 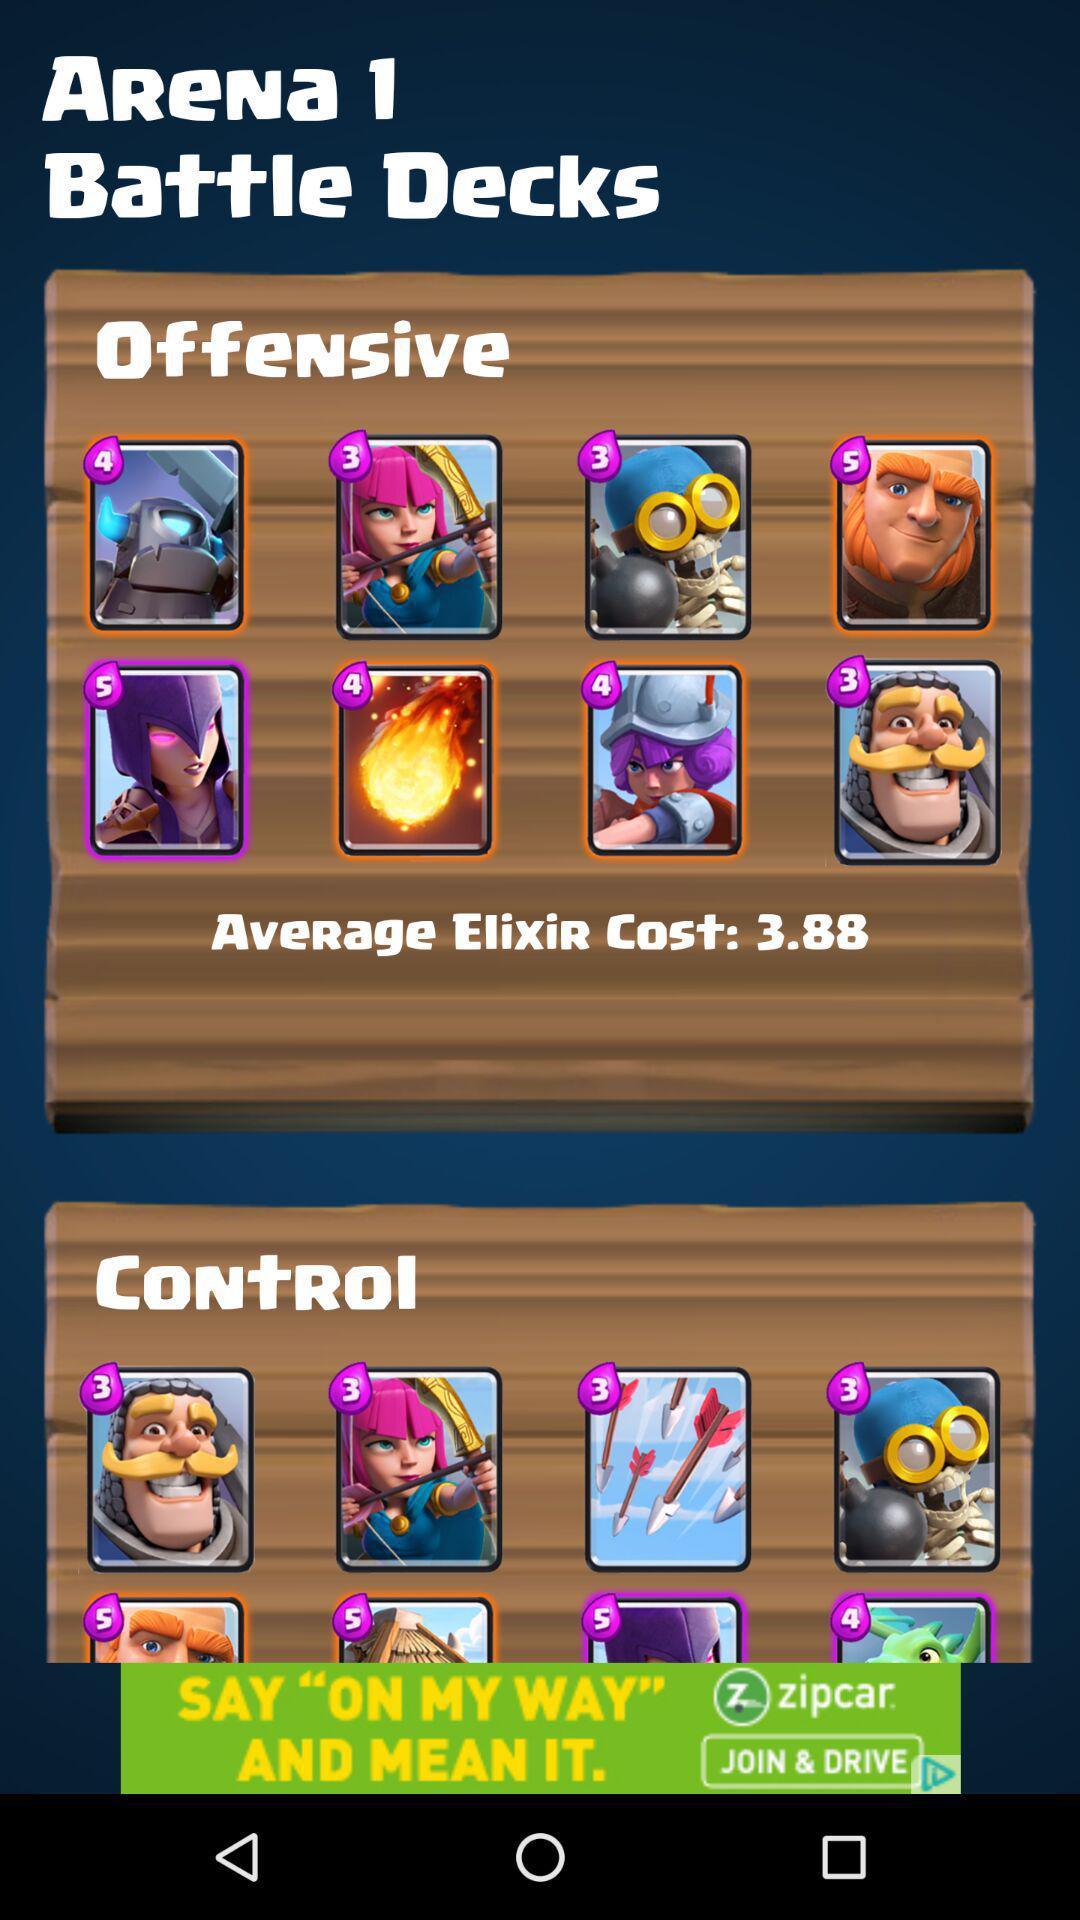 What do you see at coordinates (540, 1727) in the screenshot?
I see `advertisement for zipcar app` at bounding box center [540, 1727].